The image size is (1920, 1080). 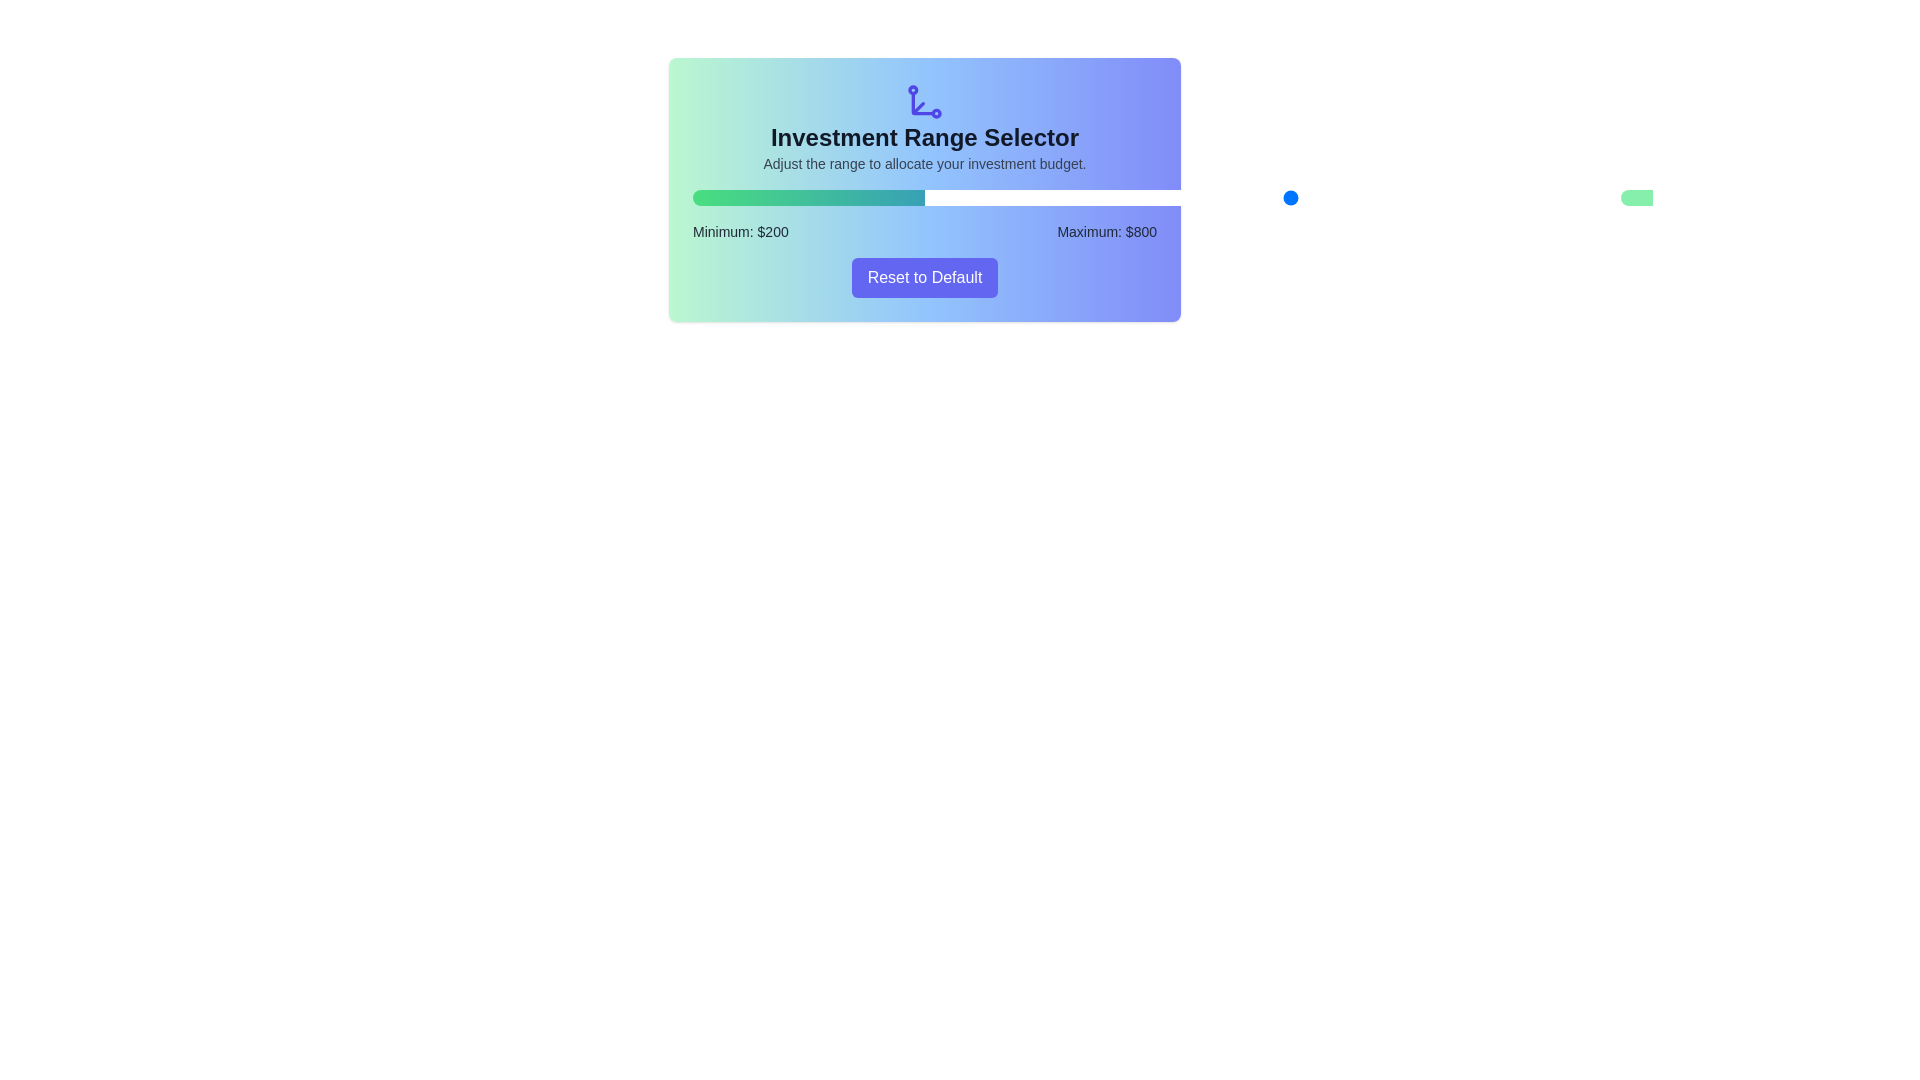 What do you see at coordinates (1130, 197) in the screenshot?
I see `the minimum investment range slider to 442` at bounding box center [1130, 197].